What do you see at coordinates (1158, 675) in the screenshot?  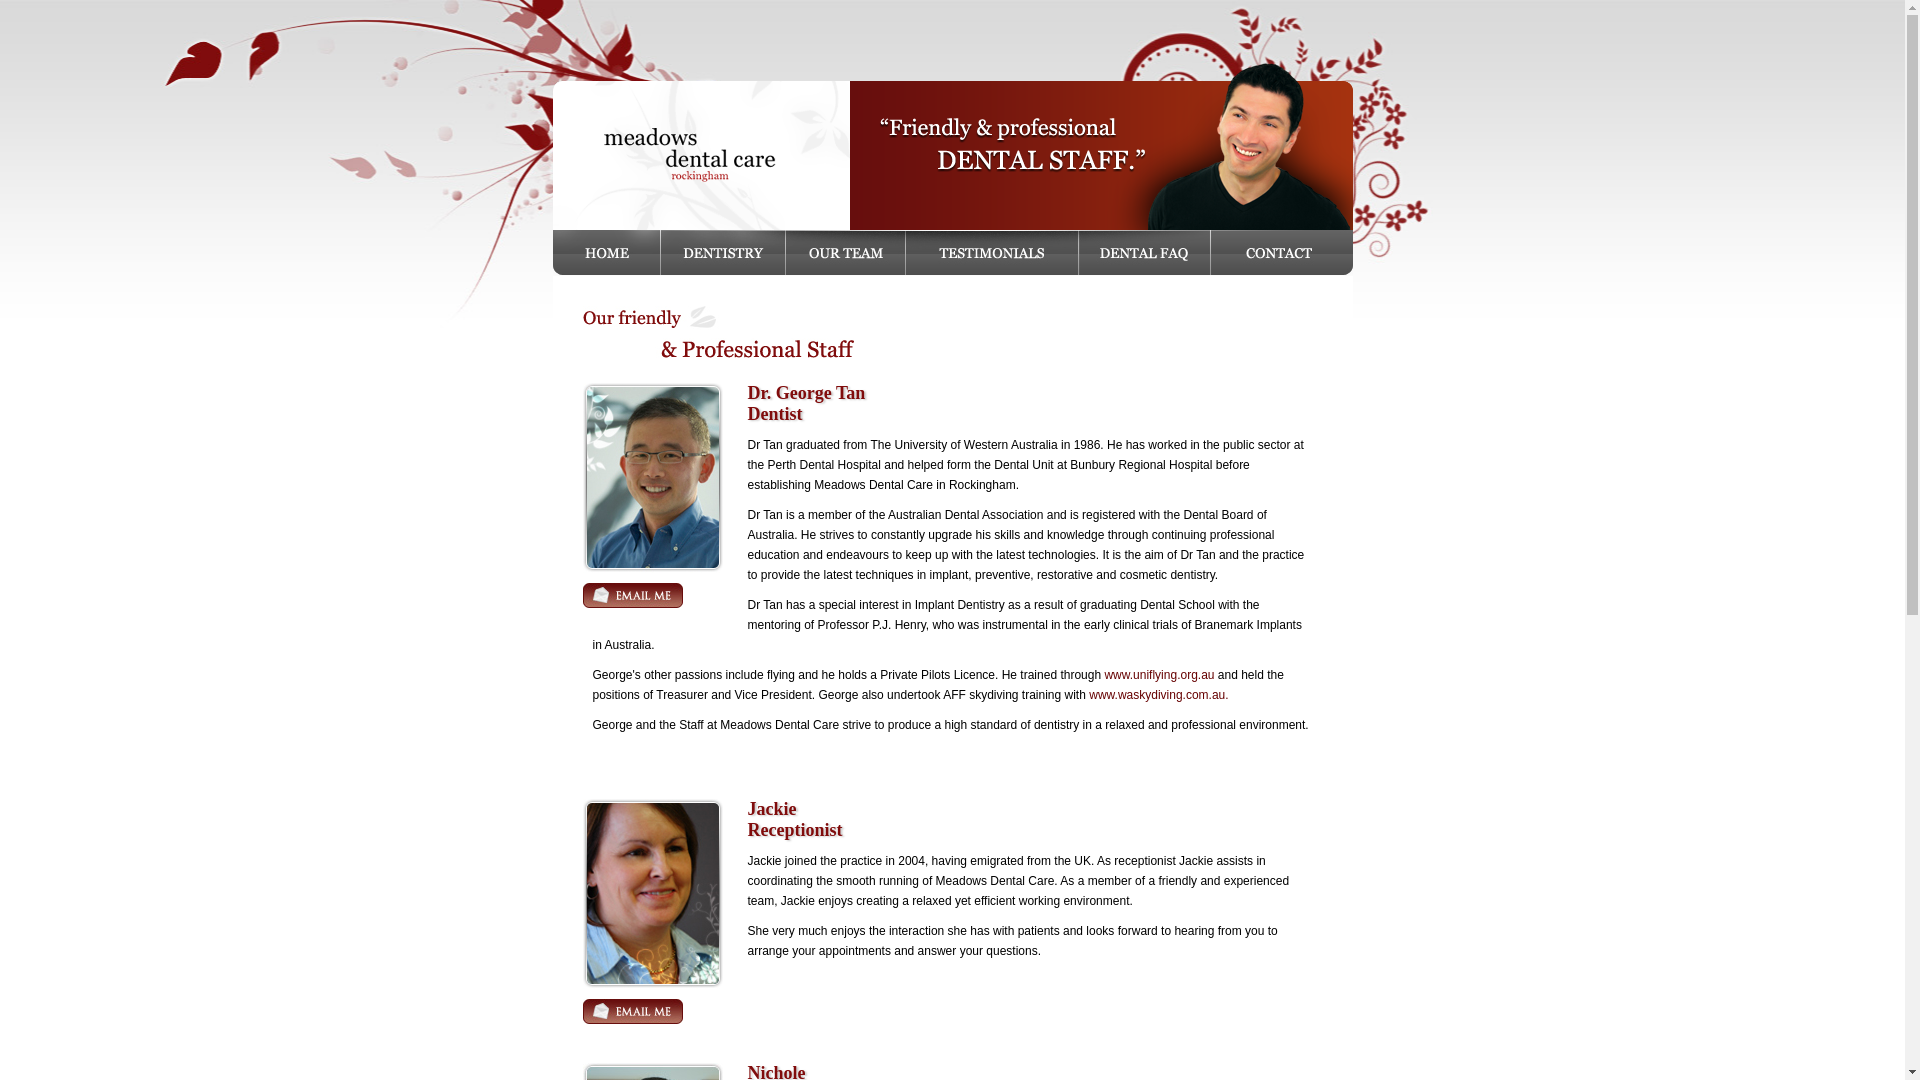 I see `'www.uniflying.org.au'` at bounding box center [1158, 675].